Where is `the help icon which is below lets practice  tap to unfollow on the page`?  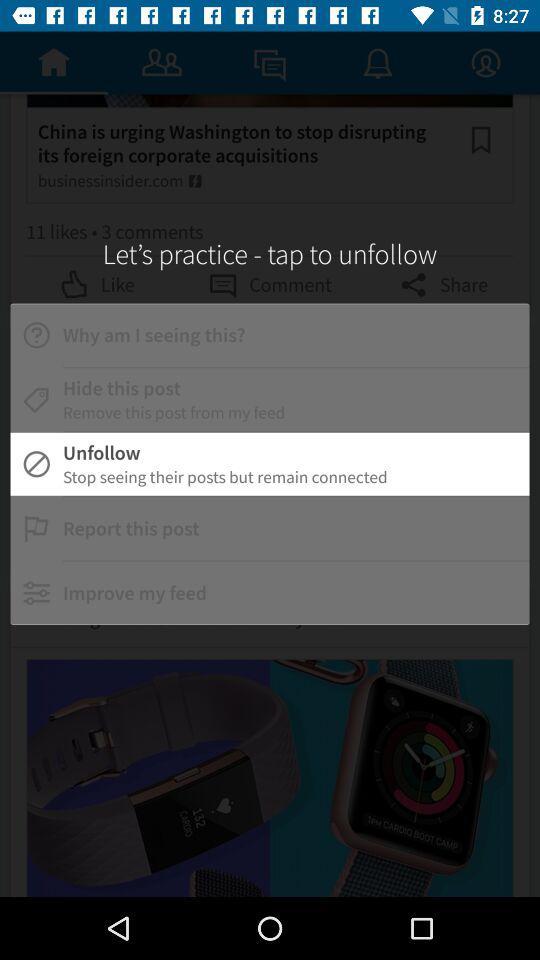 the help icon which is below lets practice  tap to unfollow on the page is located at coordinates (36, 335).